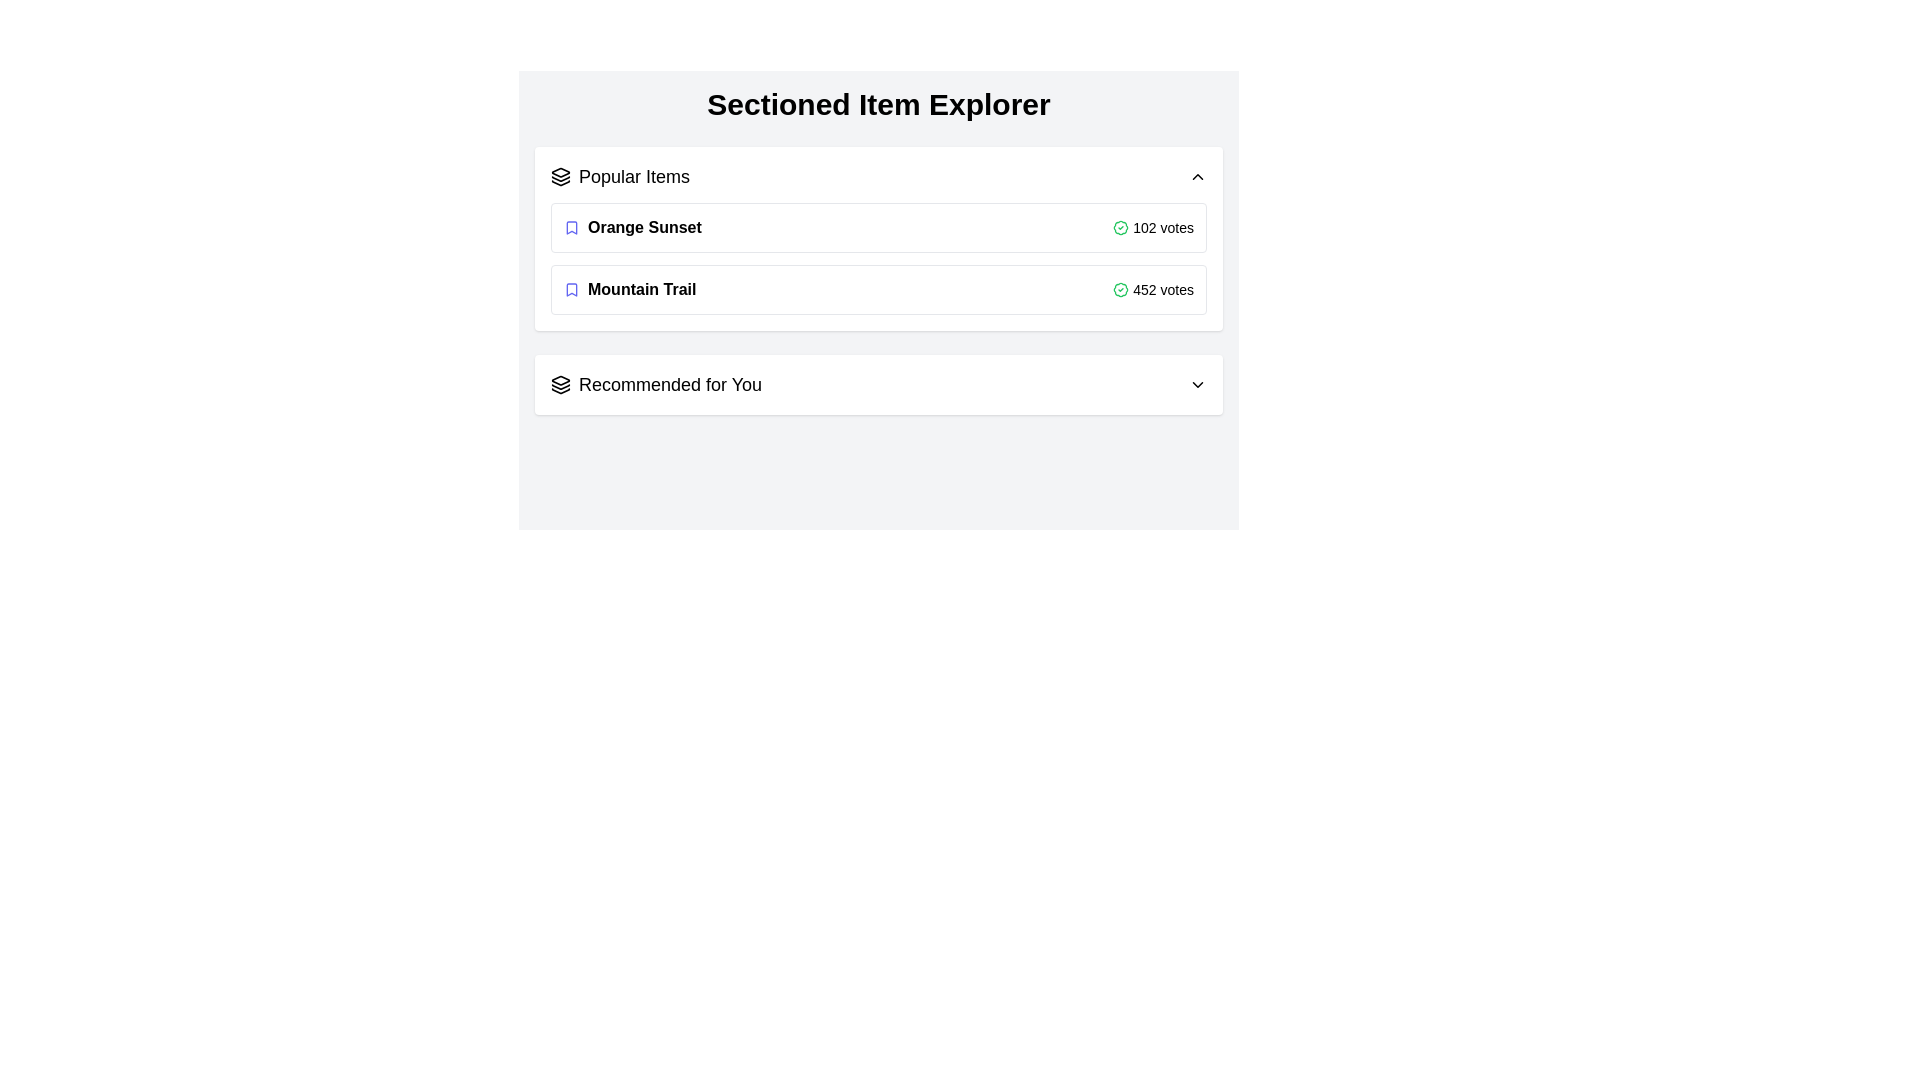 The height and width of the screenshot is (1080, 1920). I want to click on the first item in the 'Popular Items' list, so click(878, 226).